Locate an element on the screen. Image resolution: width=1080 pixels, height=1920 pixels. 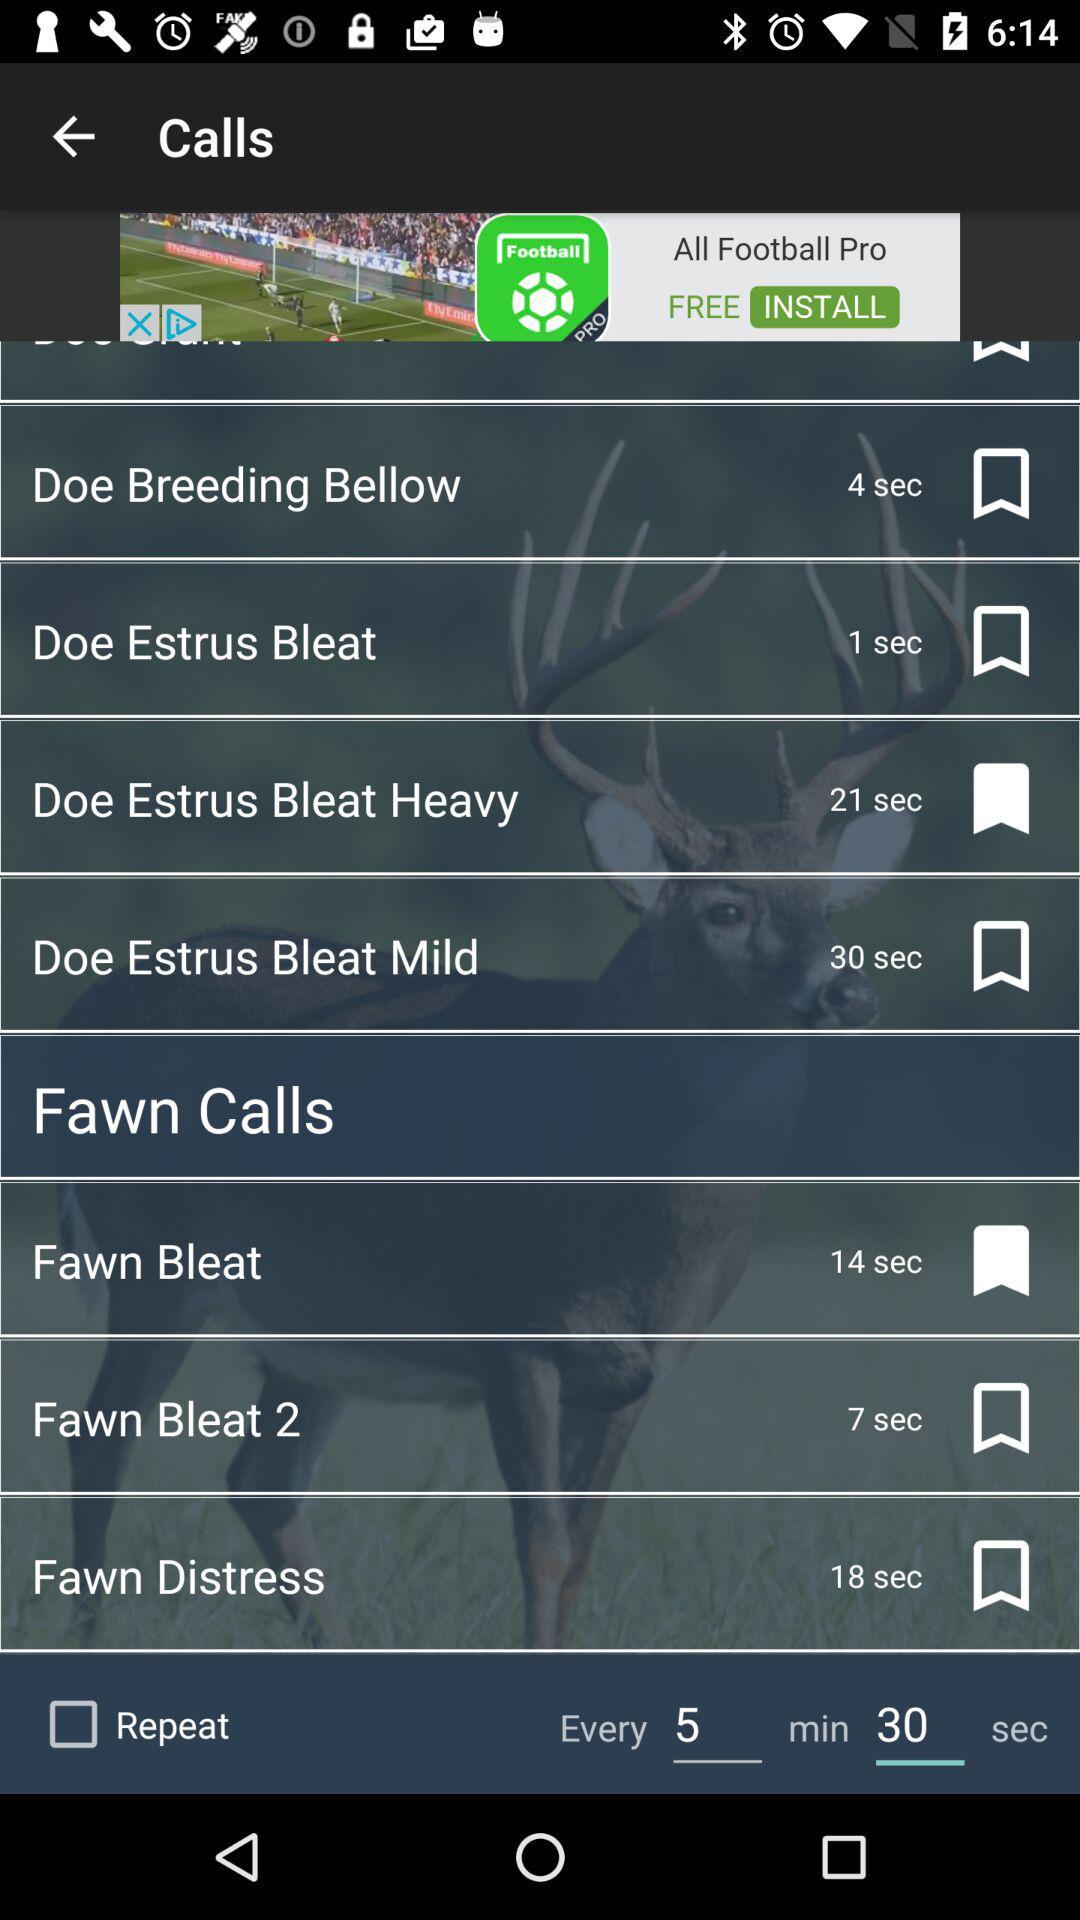
the bookmark icon is located at coordinates (984, 797).